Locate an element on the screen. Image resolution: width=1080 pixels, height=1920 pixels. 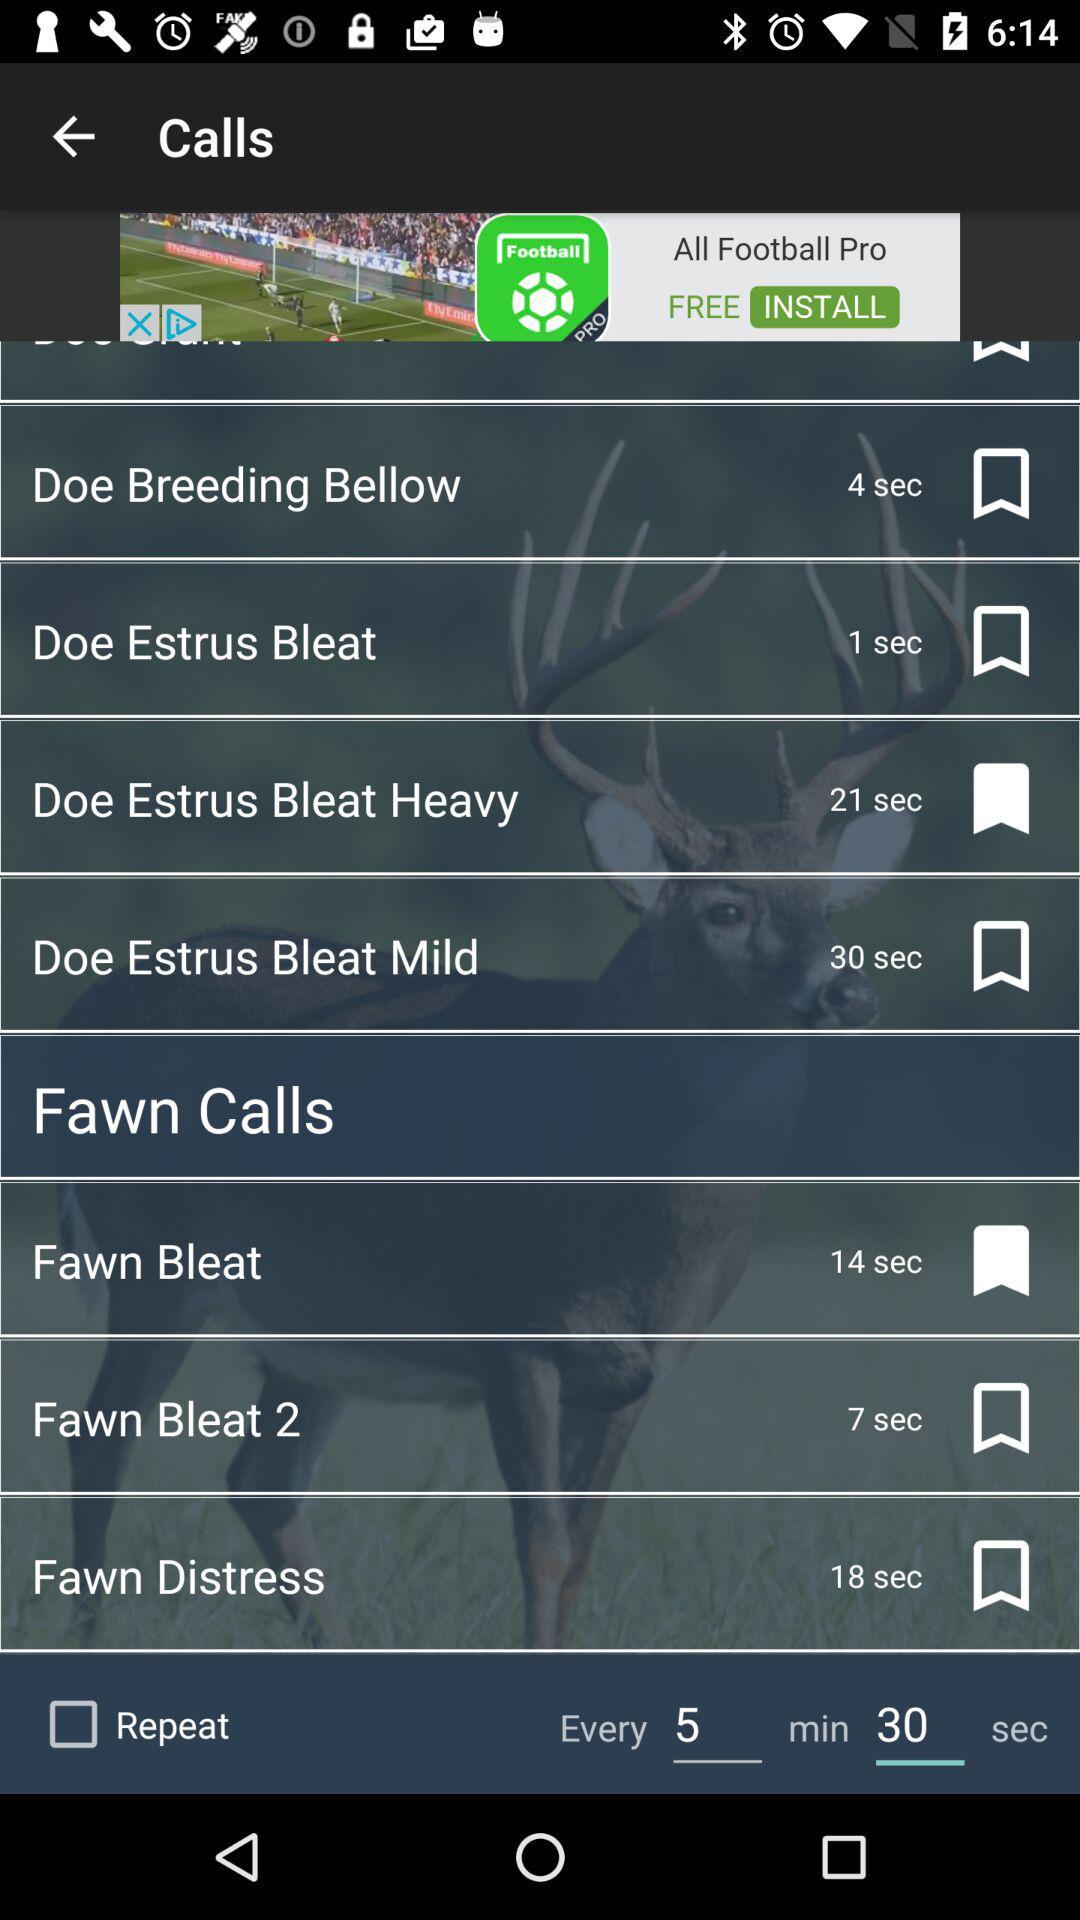
the bookmark icon is located at coordinates (984, 797).